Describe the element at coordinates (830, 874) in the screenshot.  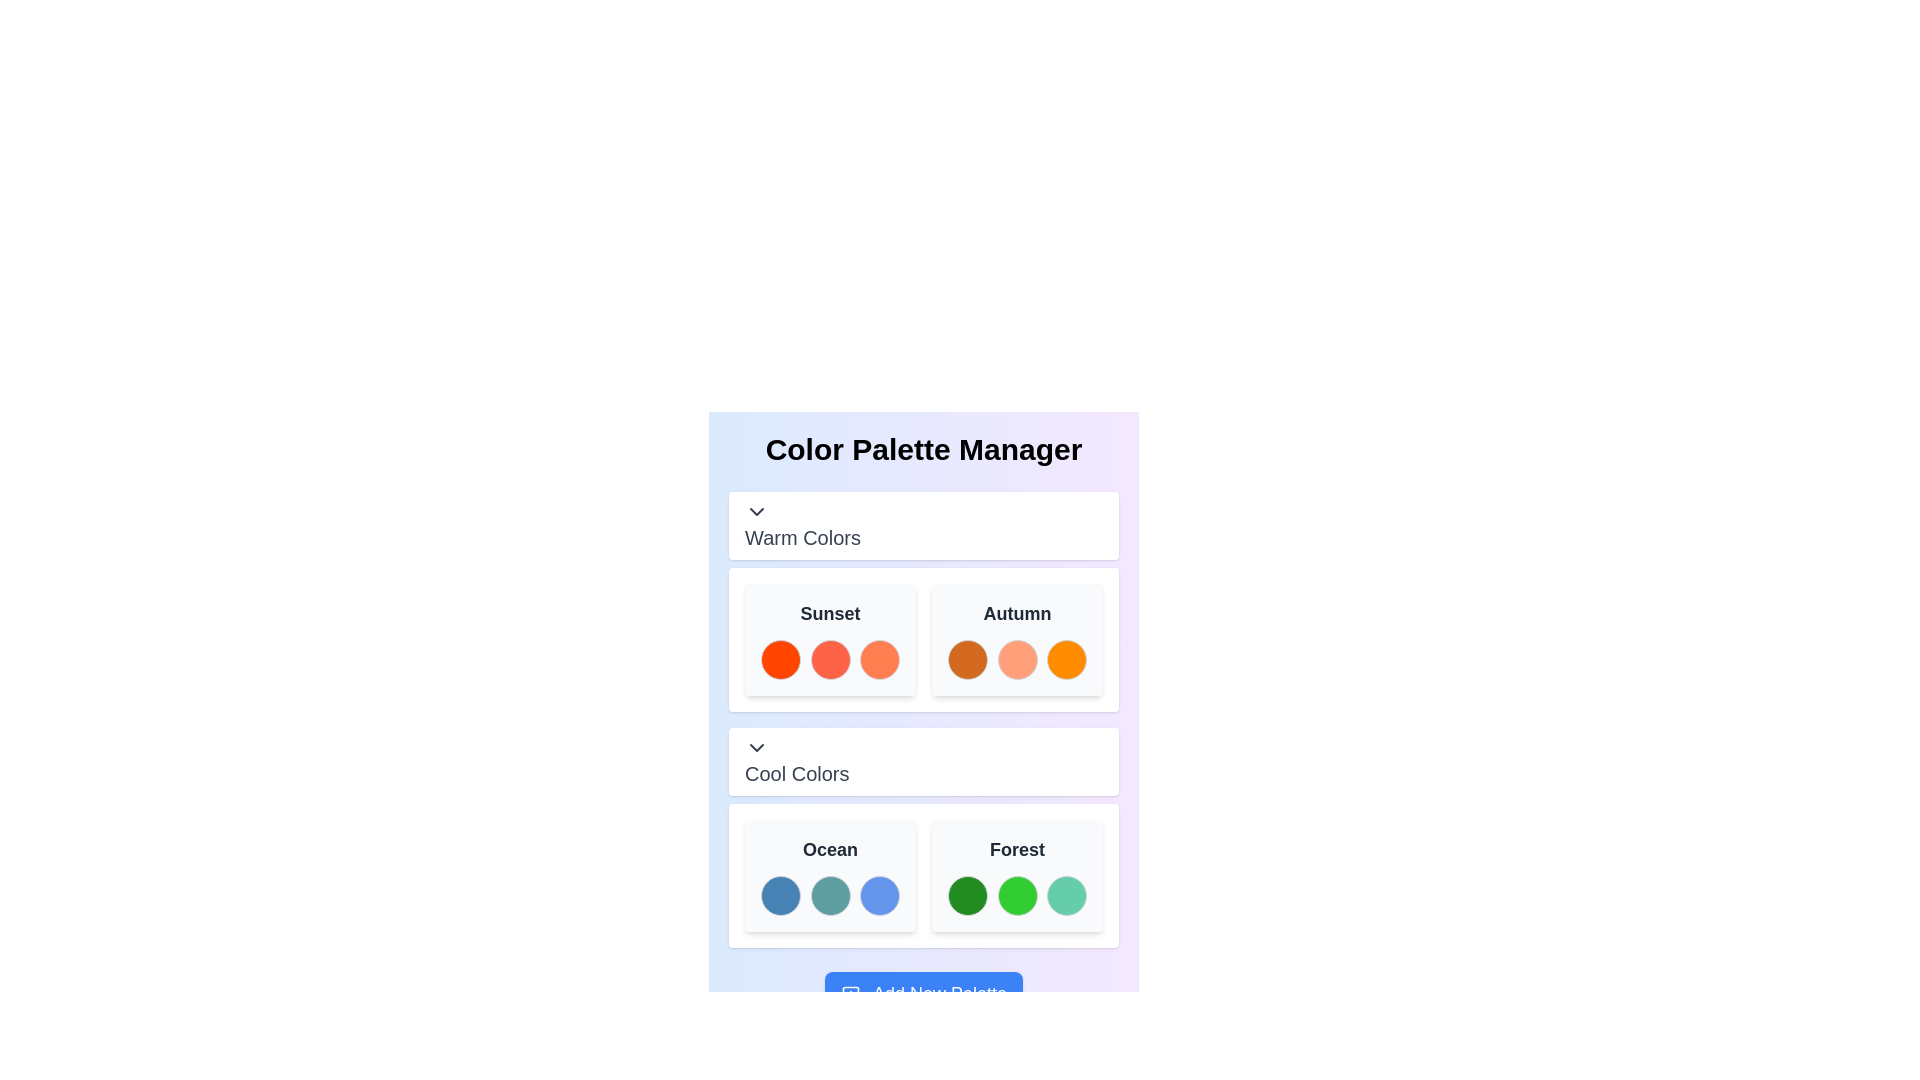
I see `the 'Ocean' color palette box within the 'Cool Colors' section of the 'Color Palette Manager' interface` at that location.